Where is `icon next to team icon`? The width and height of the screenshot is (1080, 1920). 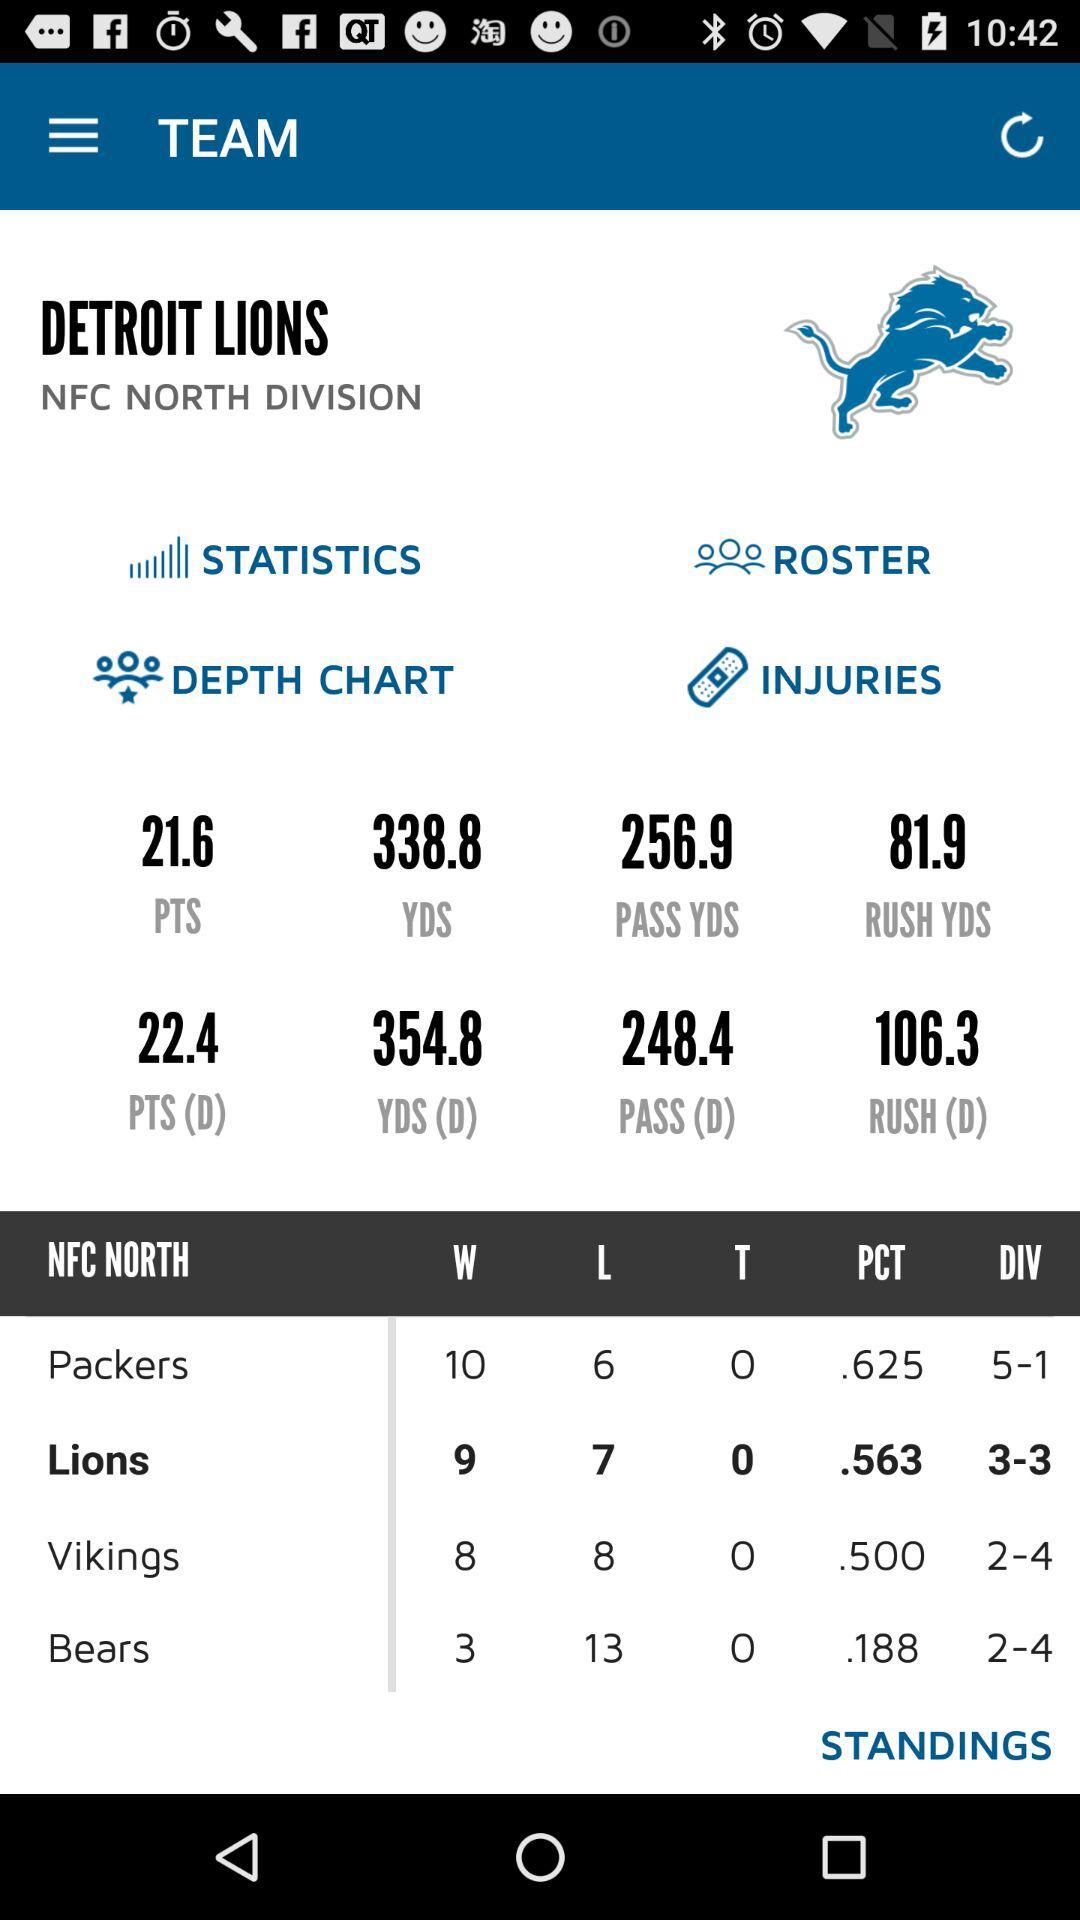
icon next to team icon is located at coordinates (72, 135).